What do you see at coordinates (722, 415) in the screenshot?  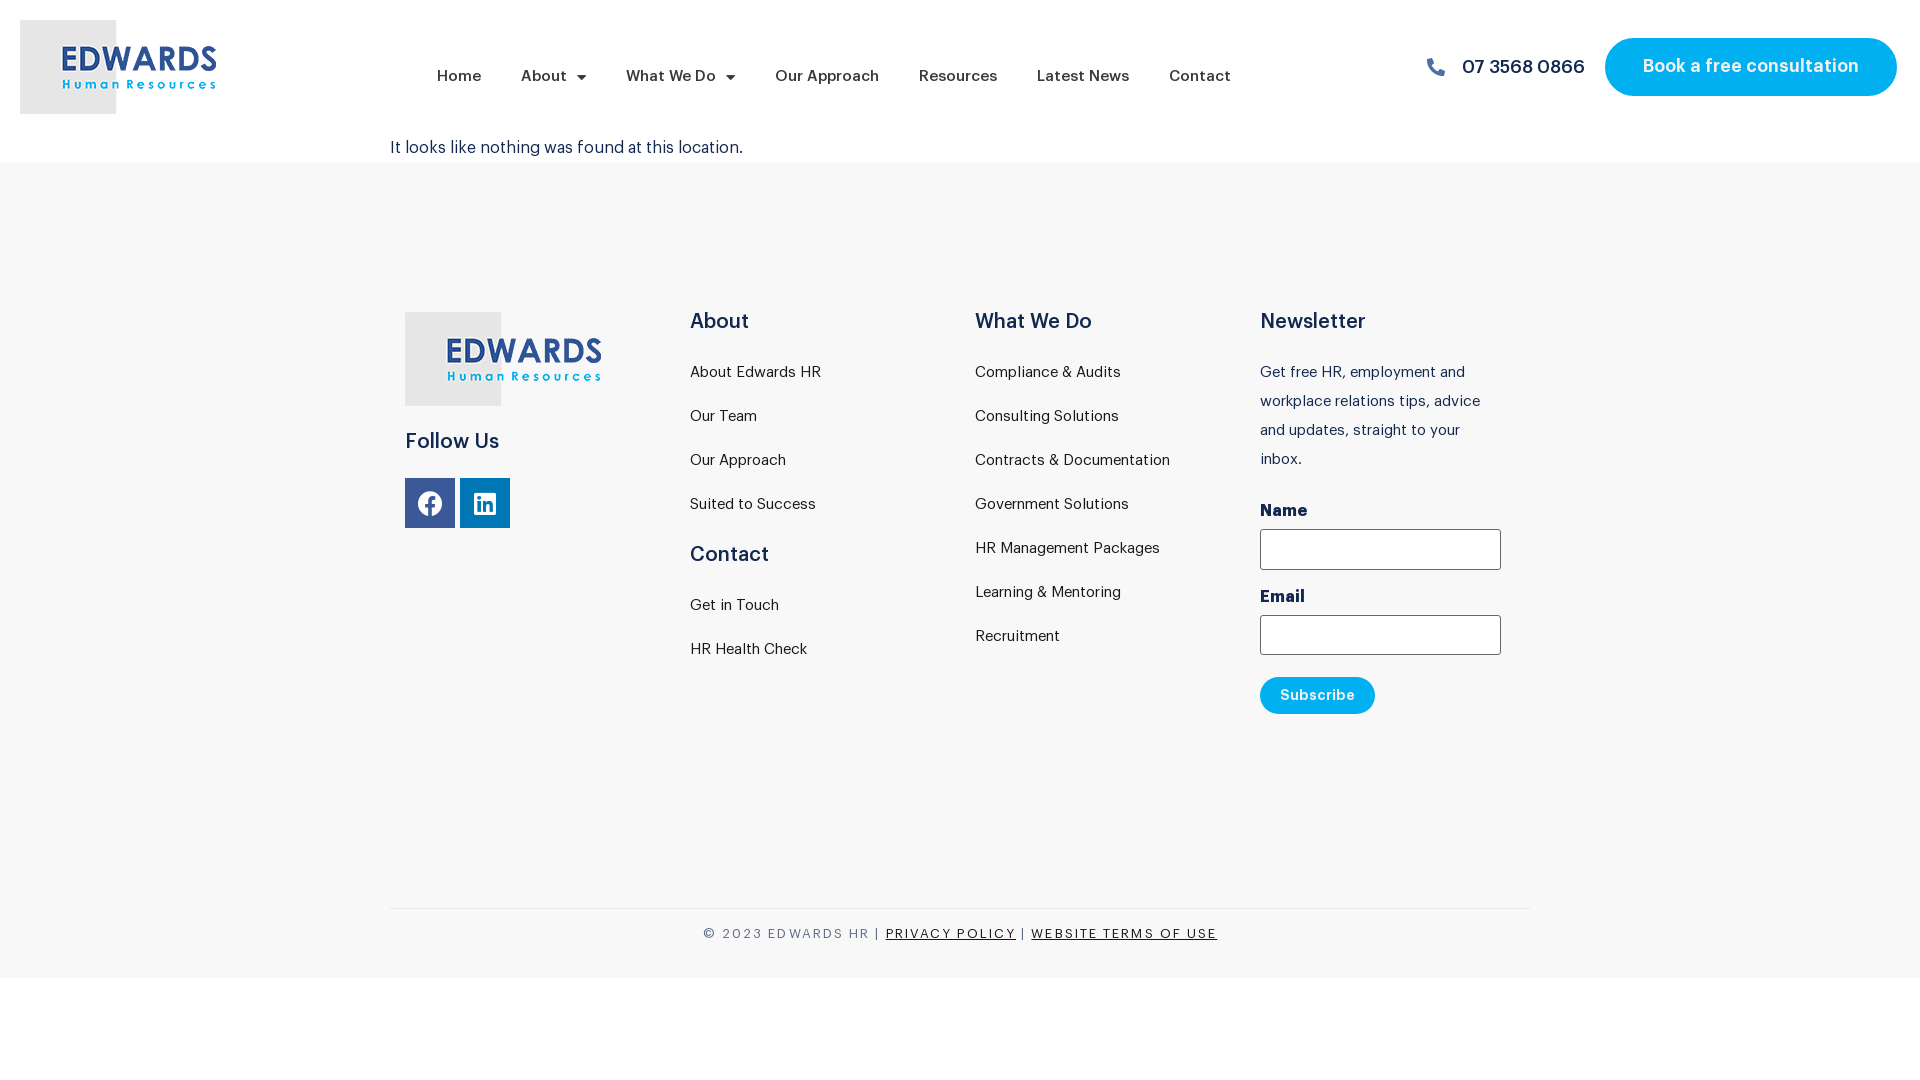 I see `'Our Team'` at bounding box center [722, 415].